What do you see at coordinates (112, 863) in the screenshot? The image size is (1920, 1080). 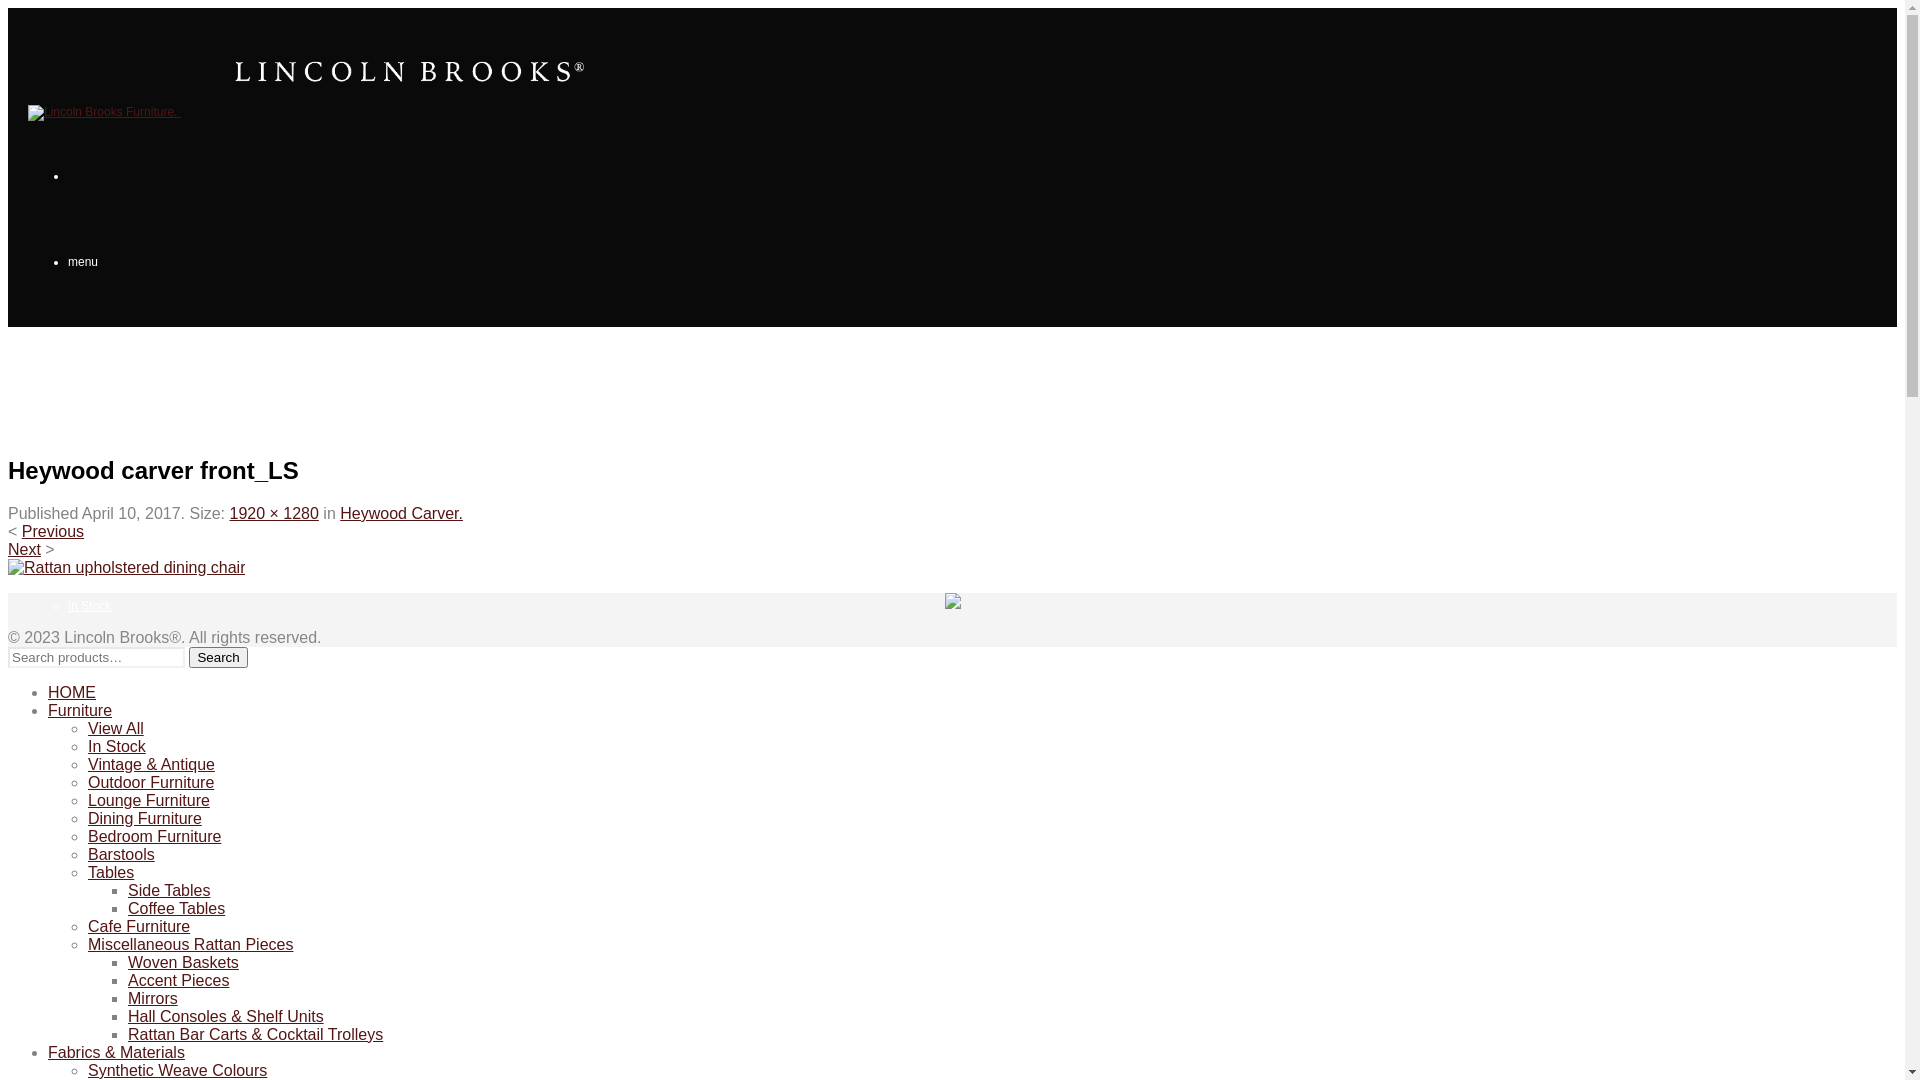 I see `'Lounge Furniture'` at bounding box center [112, 863].